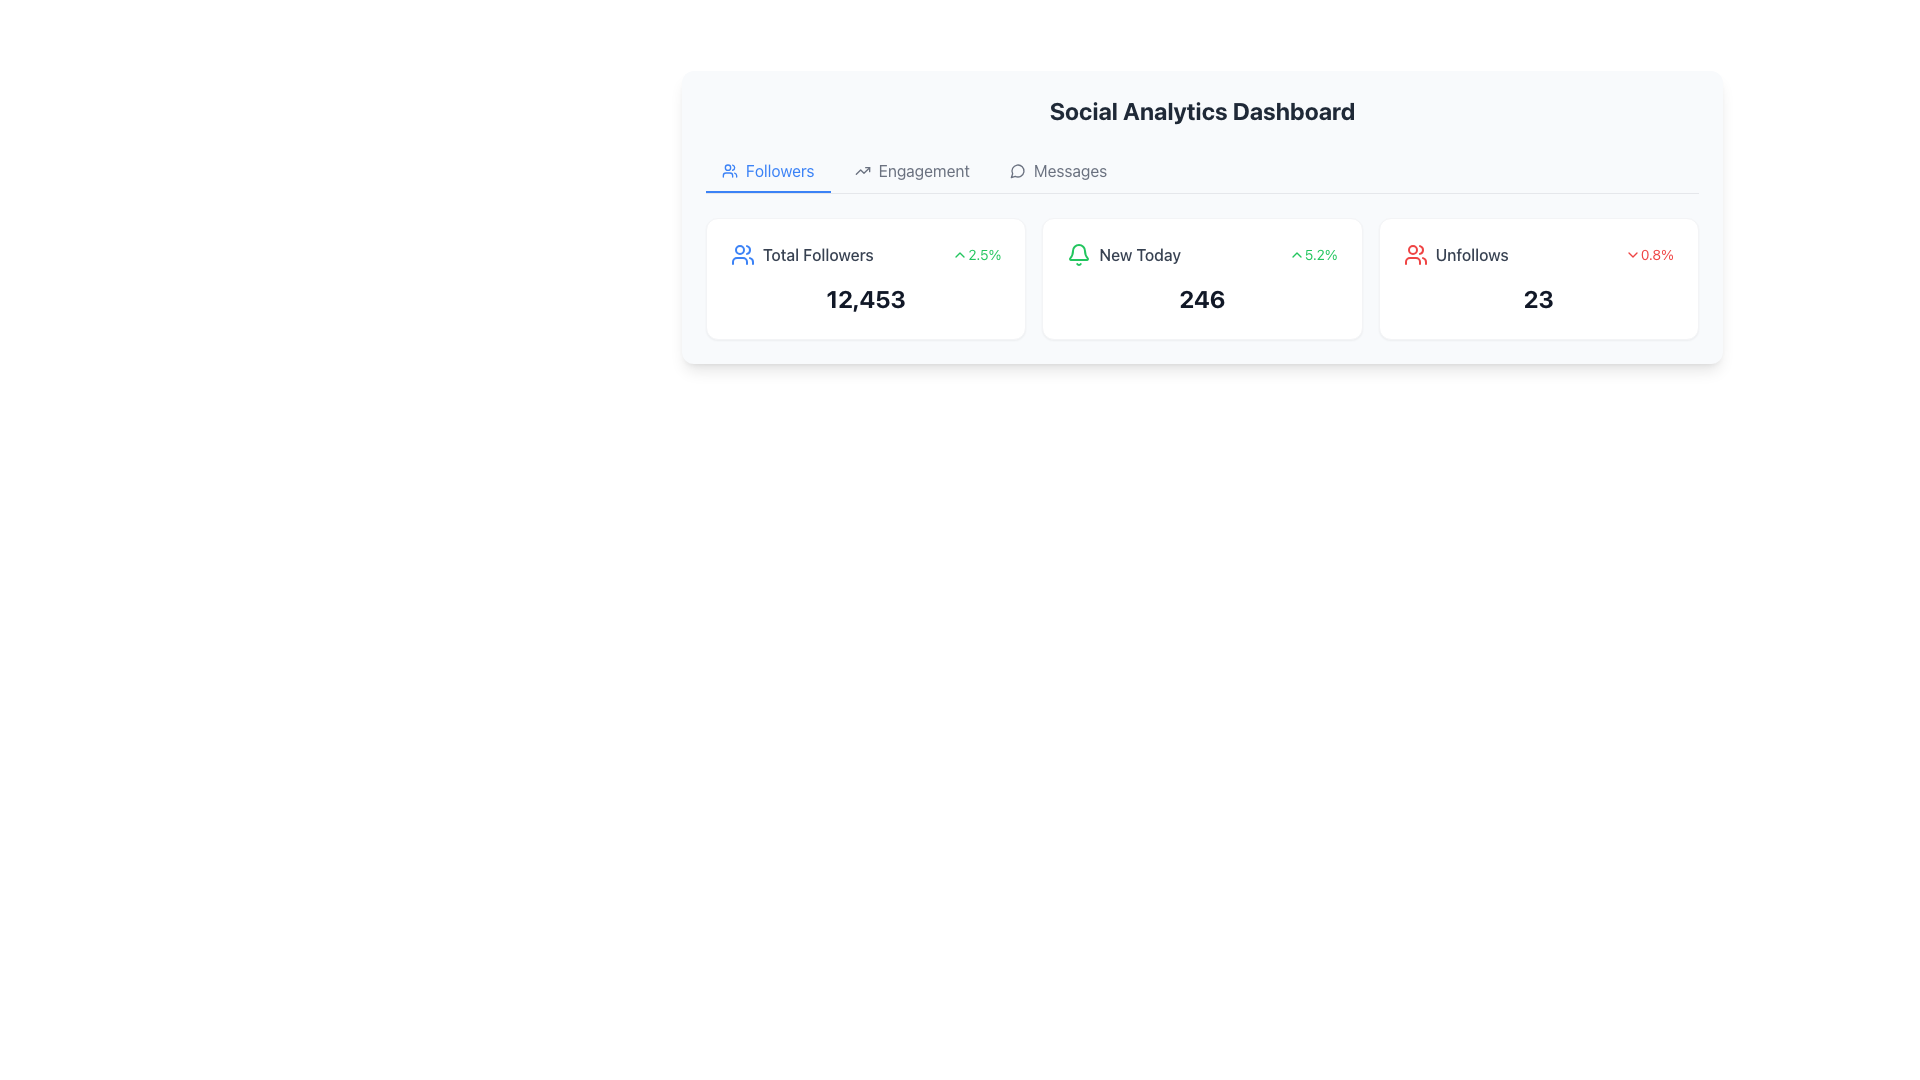 This screenshot has height=1080, width=1920. I want to click on the Text Label that describes the count of unfollows, which is positioned to the left of the number 23, so click(1472, 253).